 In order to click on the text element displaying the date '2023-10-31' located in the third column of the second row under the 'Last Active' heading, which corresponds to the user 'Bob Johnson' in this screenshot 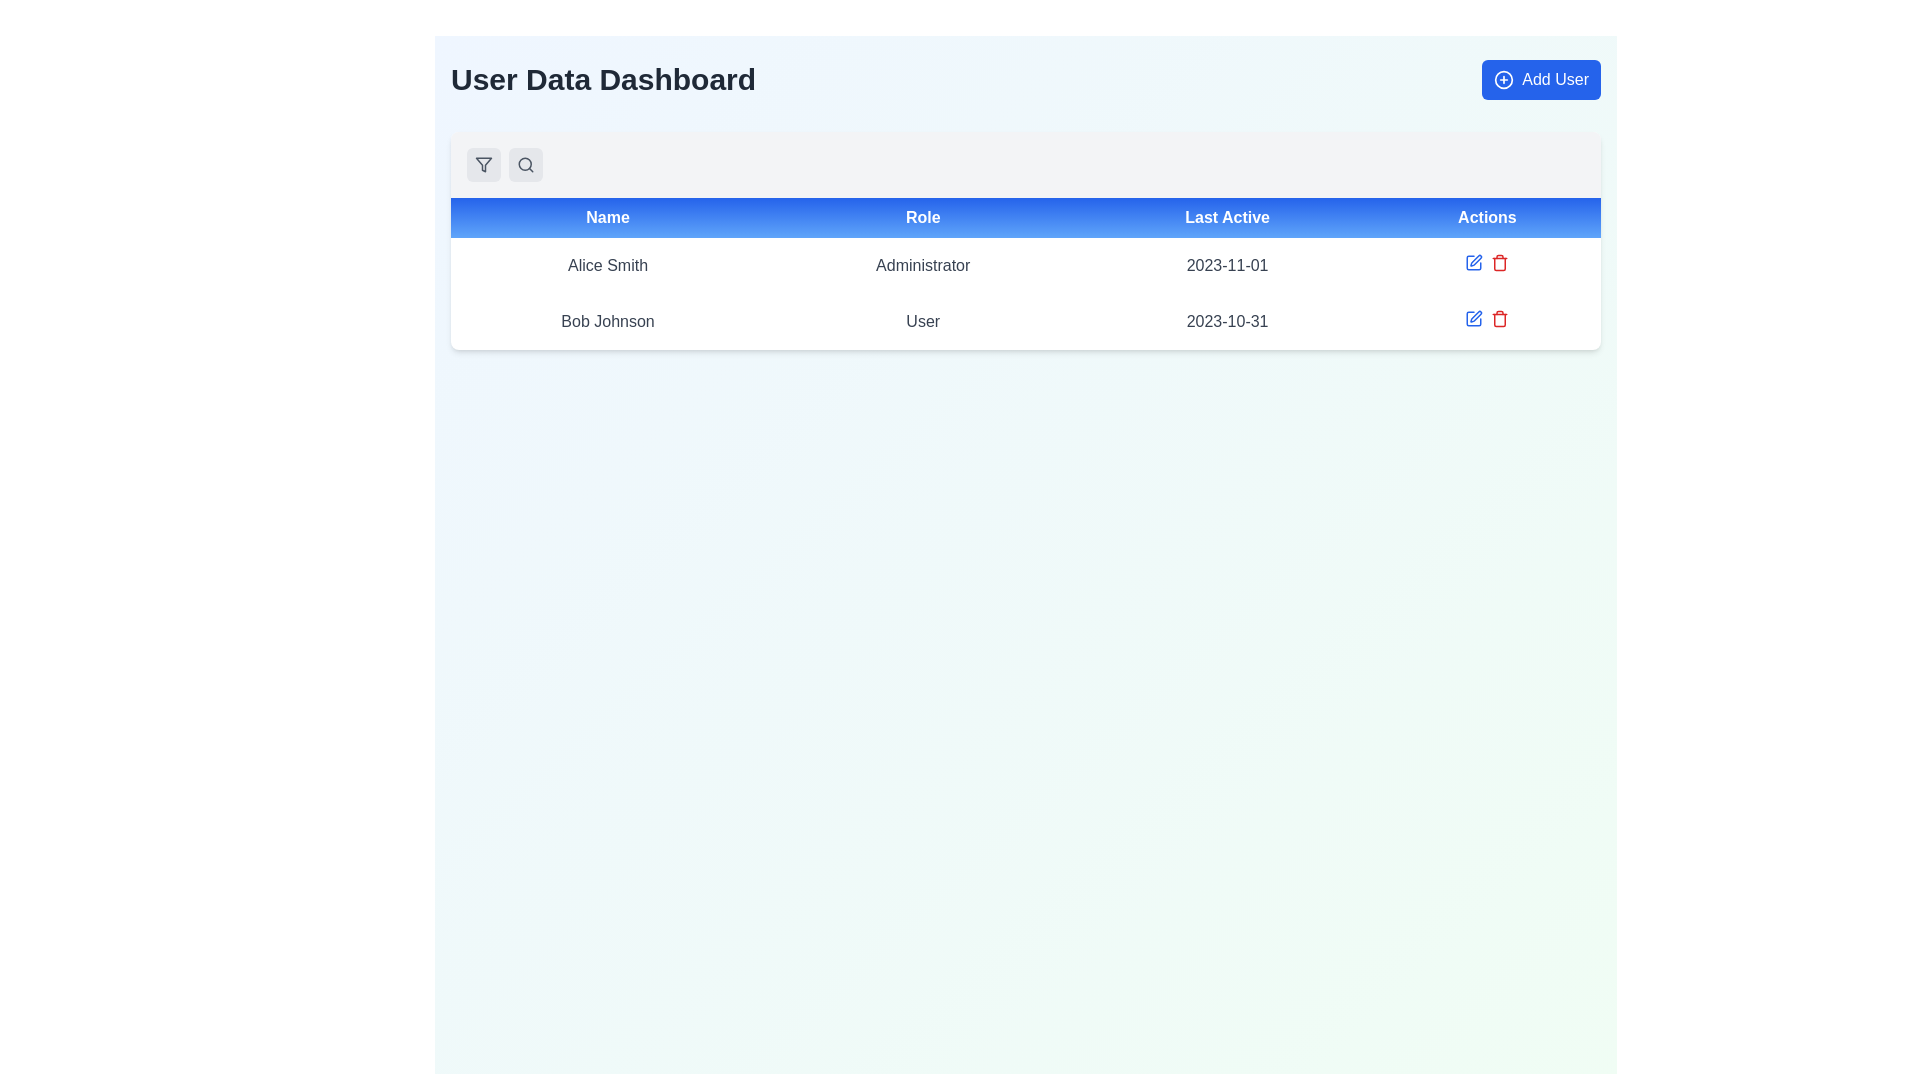, I will do `click(1226, 320)`.